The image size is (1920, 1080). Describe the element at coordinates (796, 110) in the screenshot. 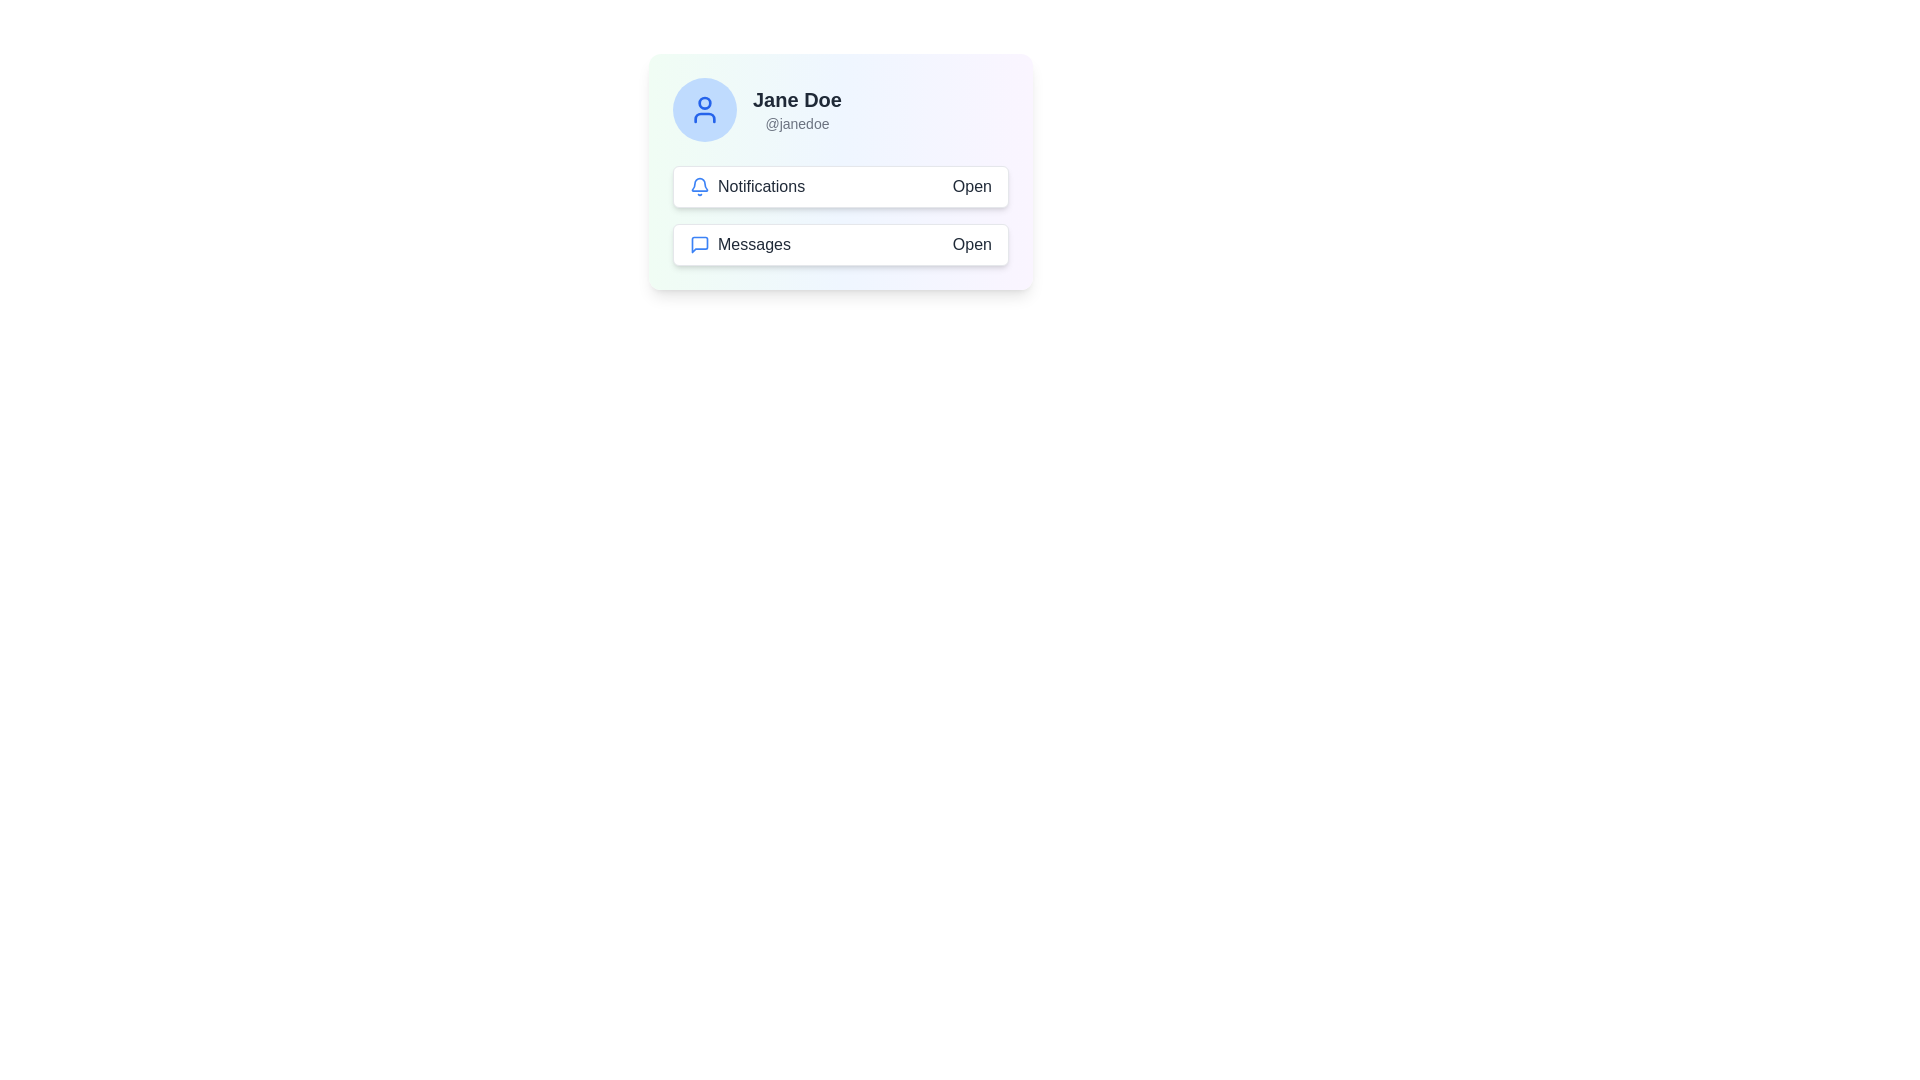

I see `the profile display element showing the user's name 'Jane Doe' and username '@janedoe' located in the top-right section of a white card layout` at that location.